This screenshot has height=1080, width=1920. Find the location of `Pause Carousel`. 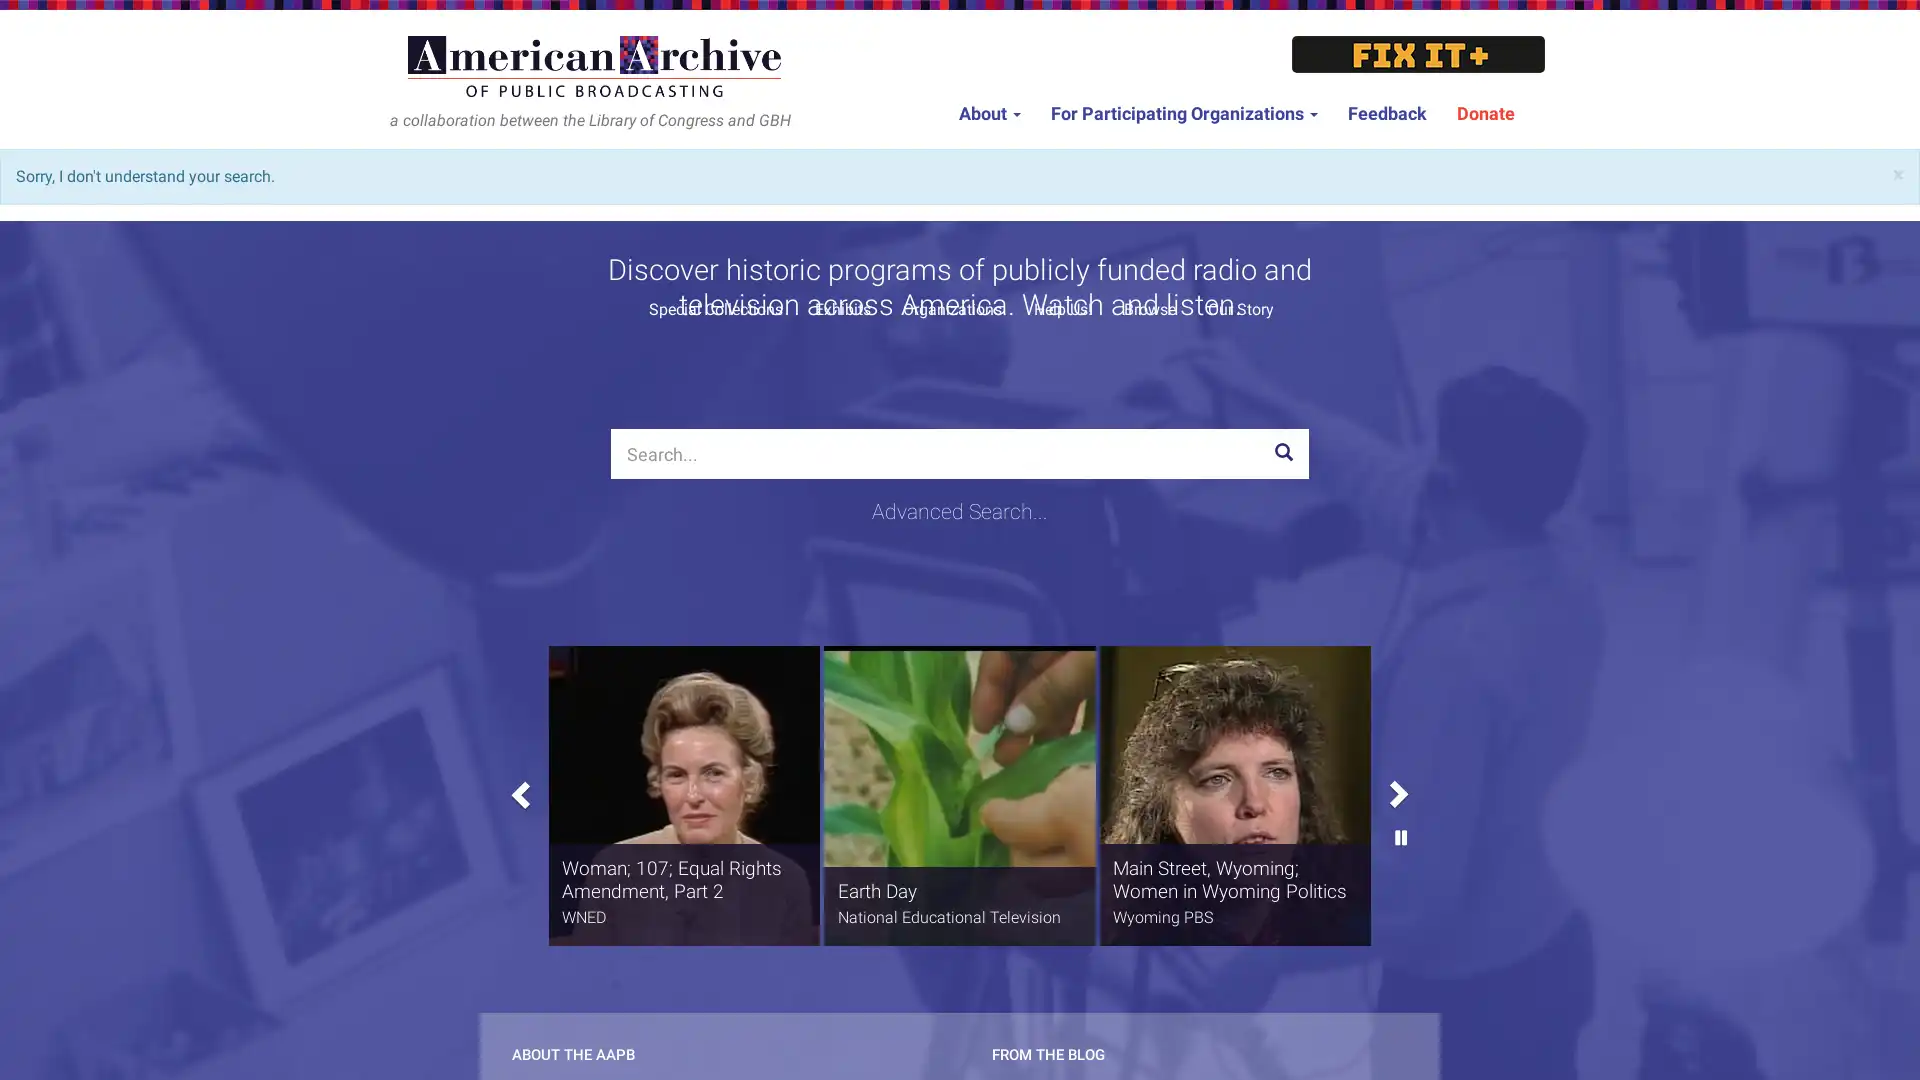

Pause Carousel is located at coordinates (1400, 903).